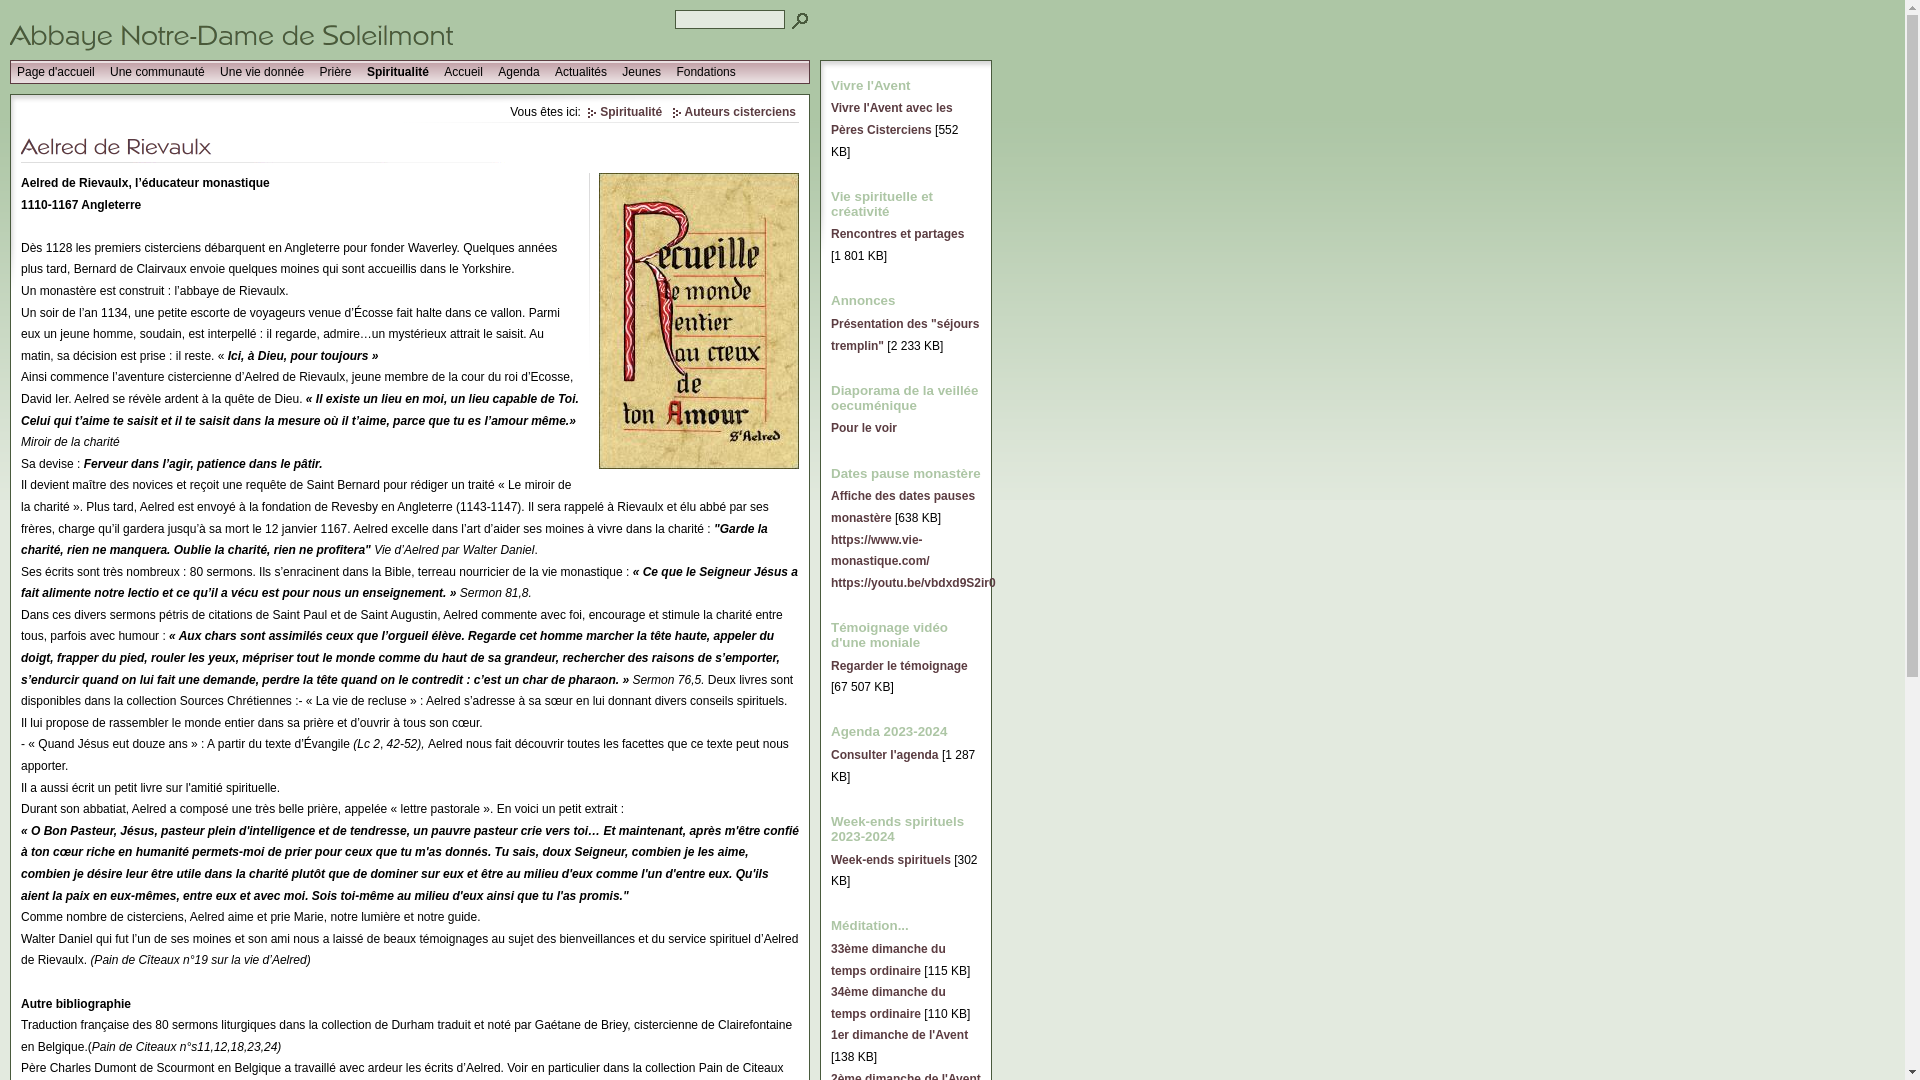  What do you see at coordinates (883, 755) in the screenshot?
I see `'Consulter l'agenda'` at bounding box center [883, 755].